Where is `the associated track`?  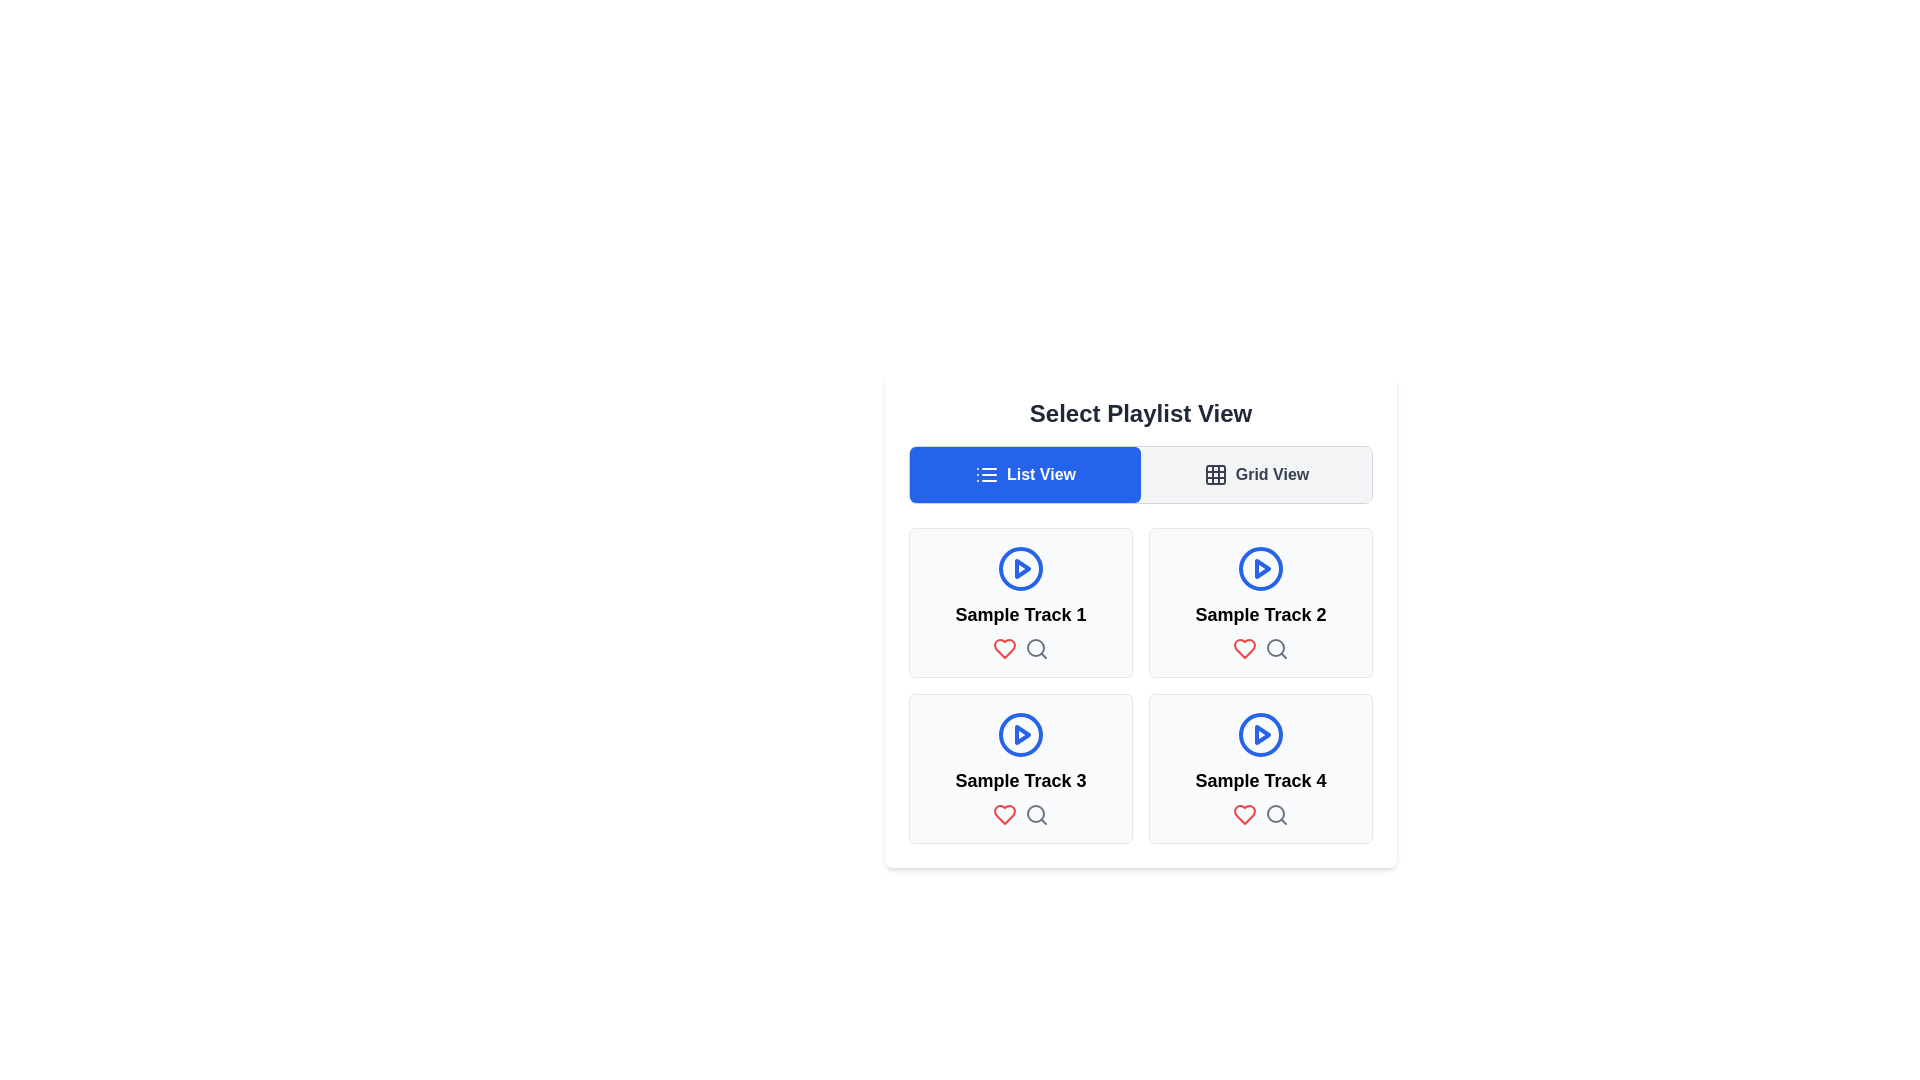 the associated track is located at coordinates (1260, 779).